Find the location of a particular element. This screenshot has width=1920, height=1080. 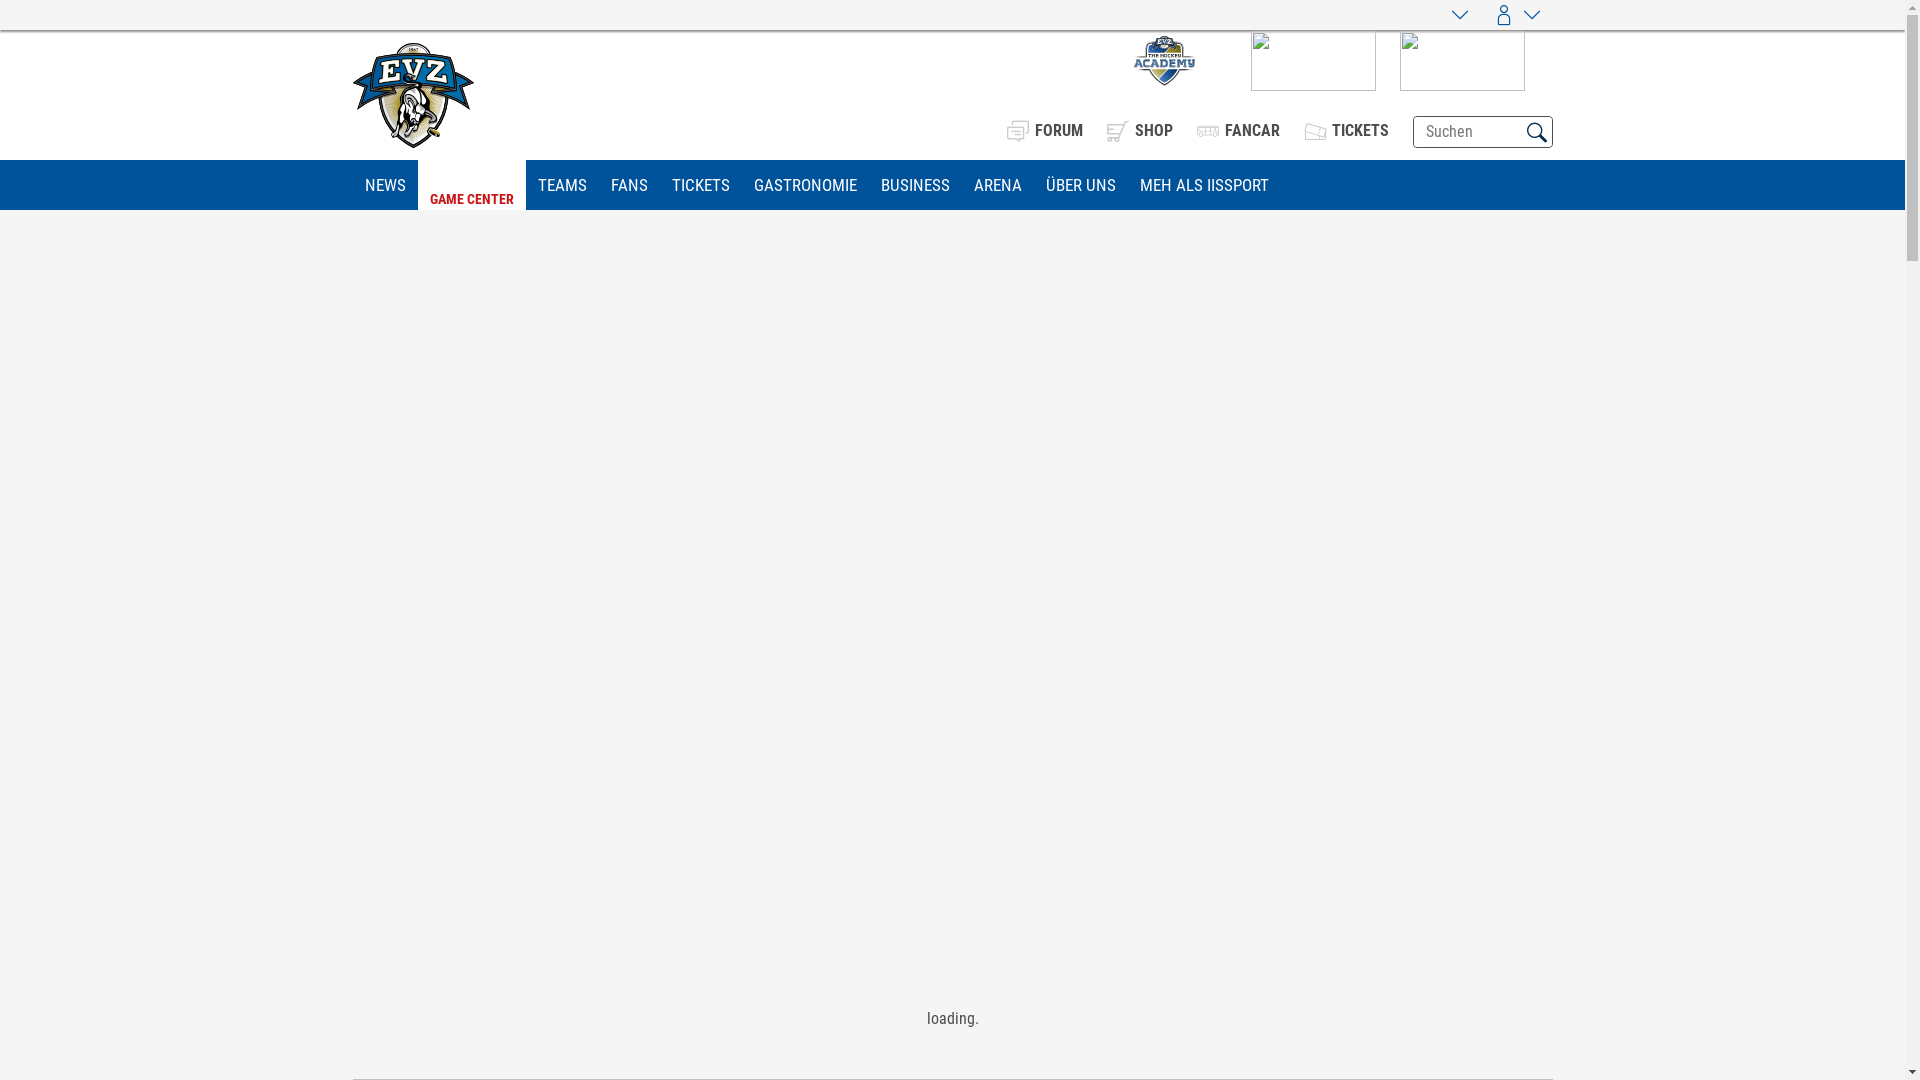

'ARENA' is located at coordinates (961, 185).